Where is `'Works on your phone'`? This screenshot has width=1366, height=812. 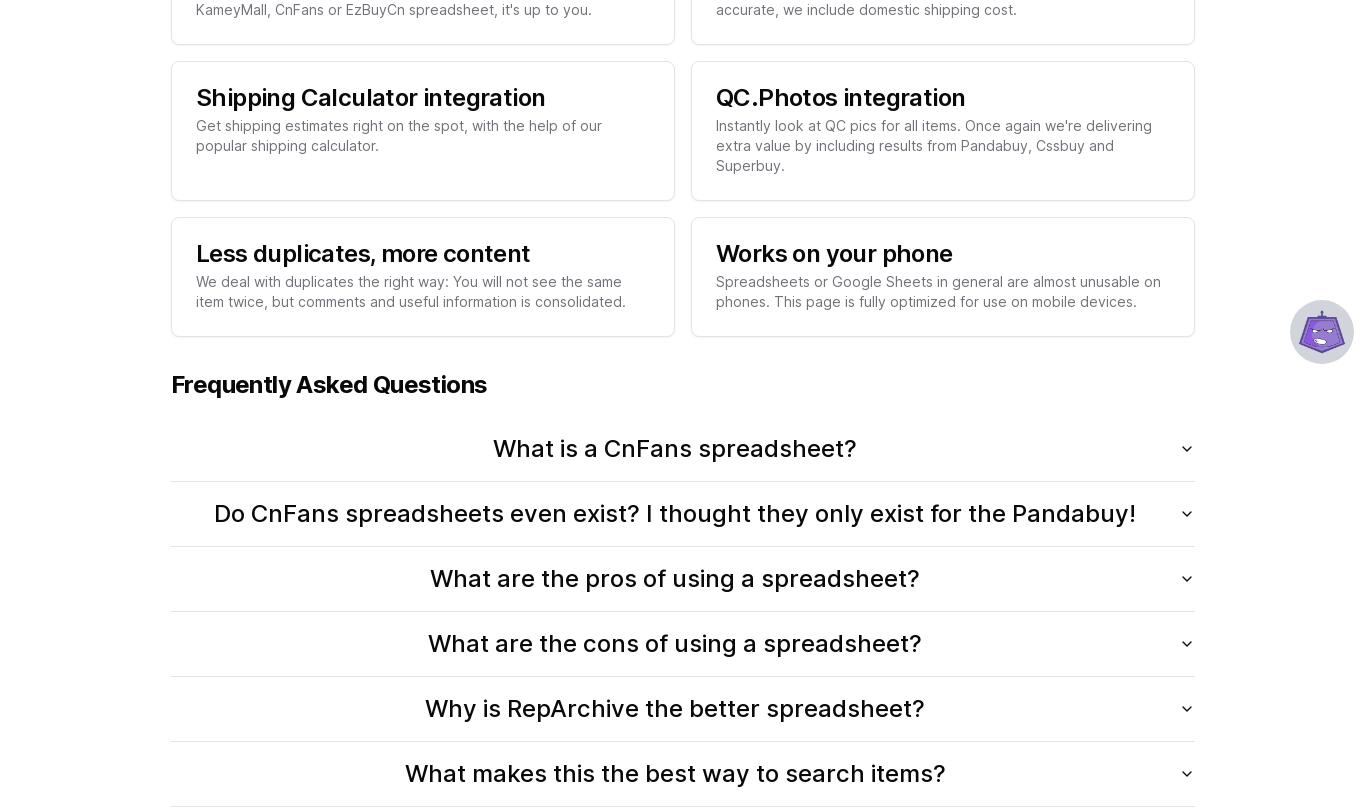
'Works on your phone' is located at coordinates (832, 252).